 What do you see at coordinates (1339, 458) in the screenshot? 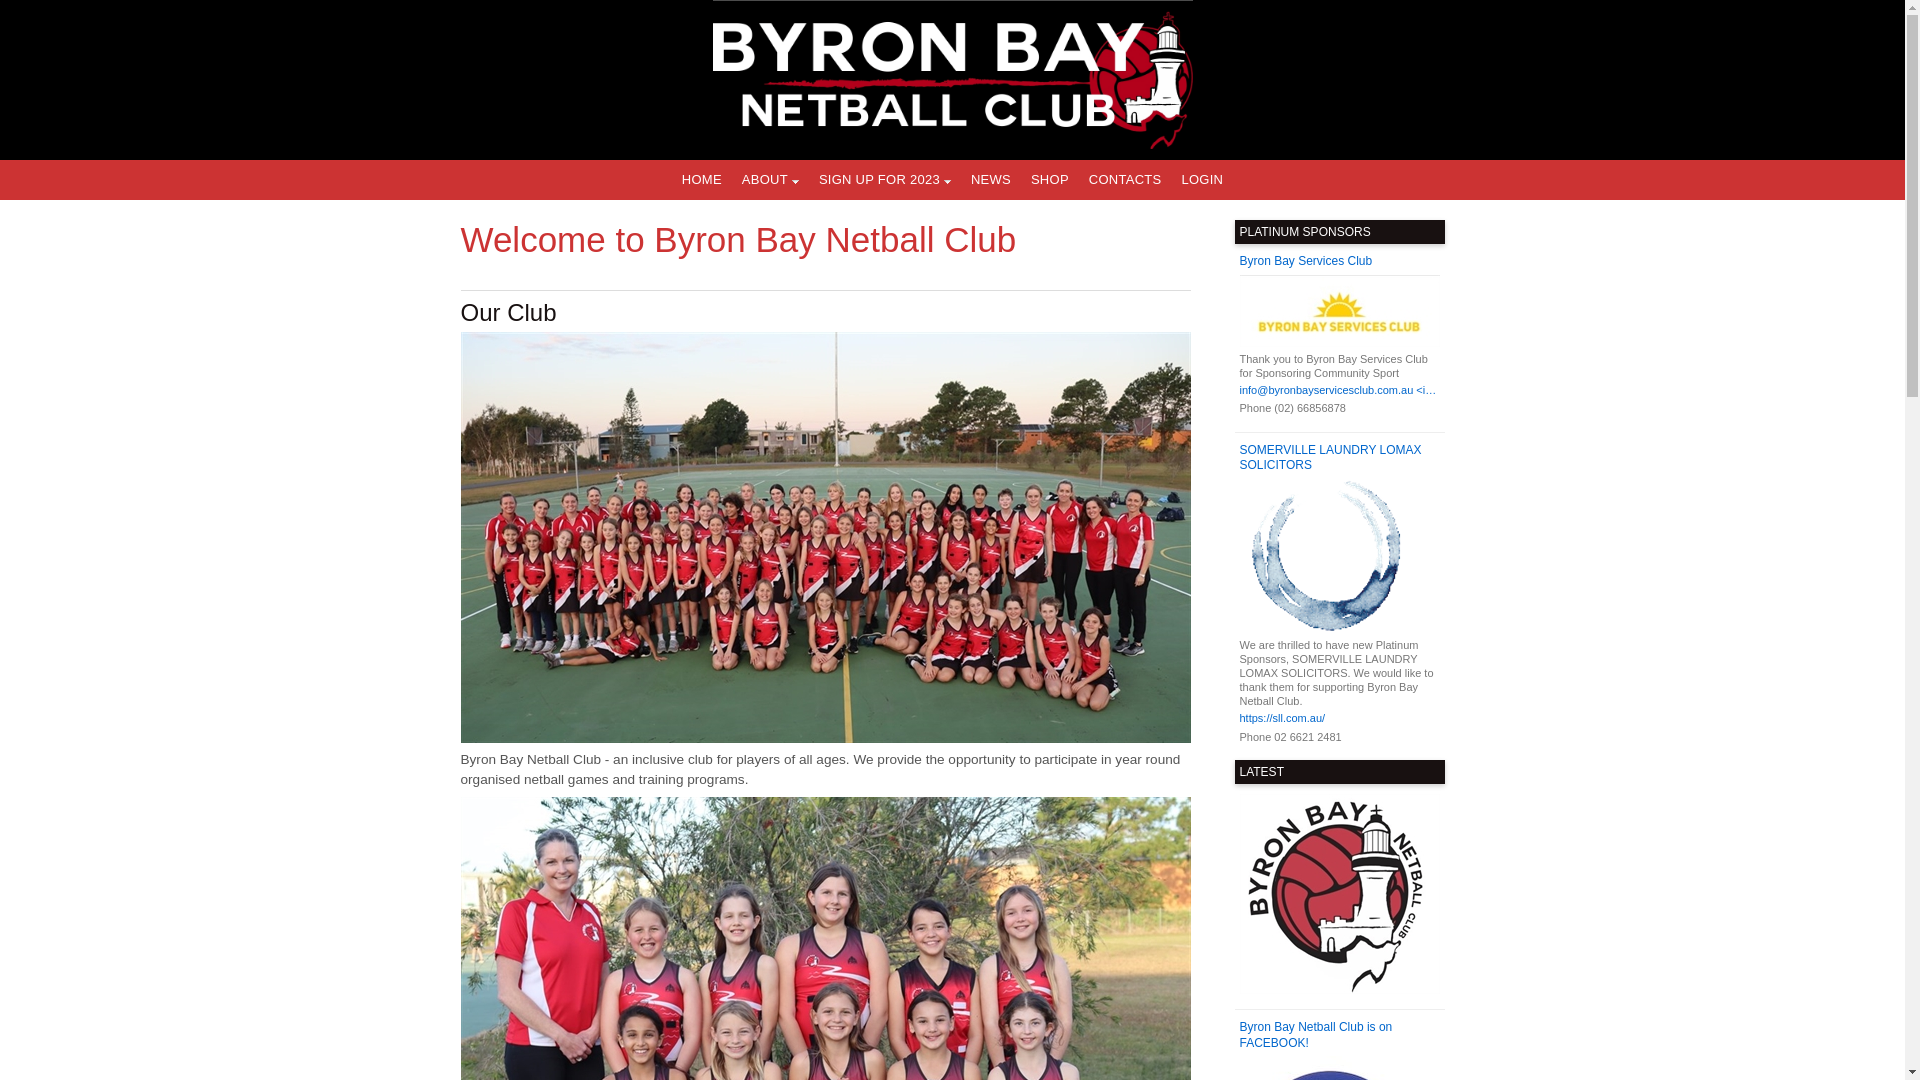
I see `'SOMERVILLE LAUNDRY LOMAX SOLICITORS'` at bounding box center [1339, 458].